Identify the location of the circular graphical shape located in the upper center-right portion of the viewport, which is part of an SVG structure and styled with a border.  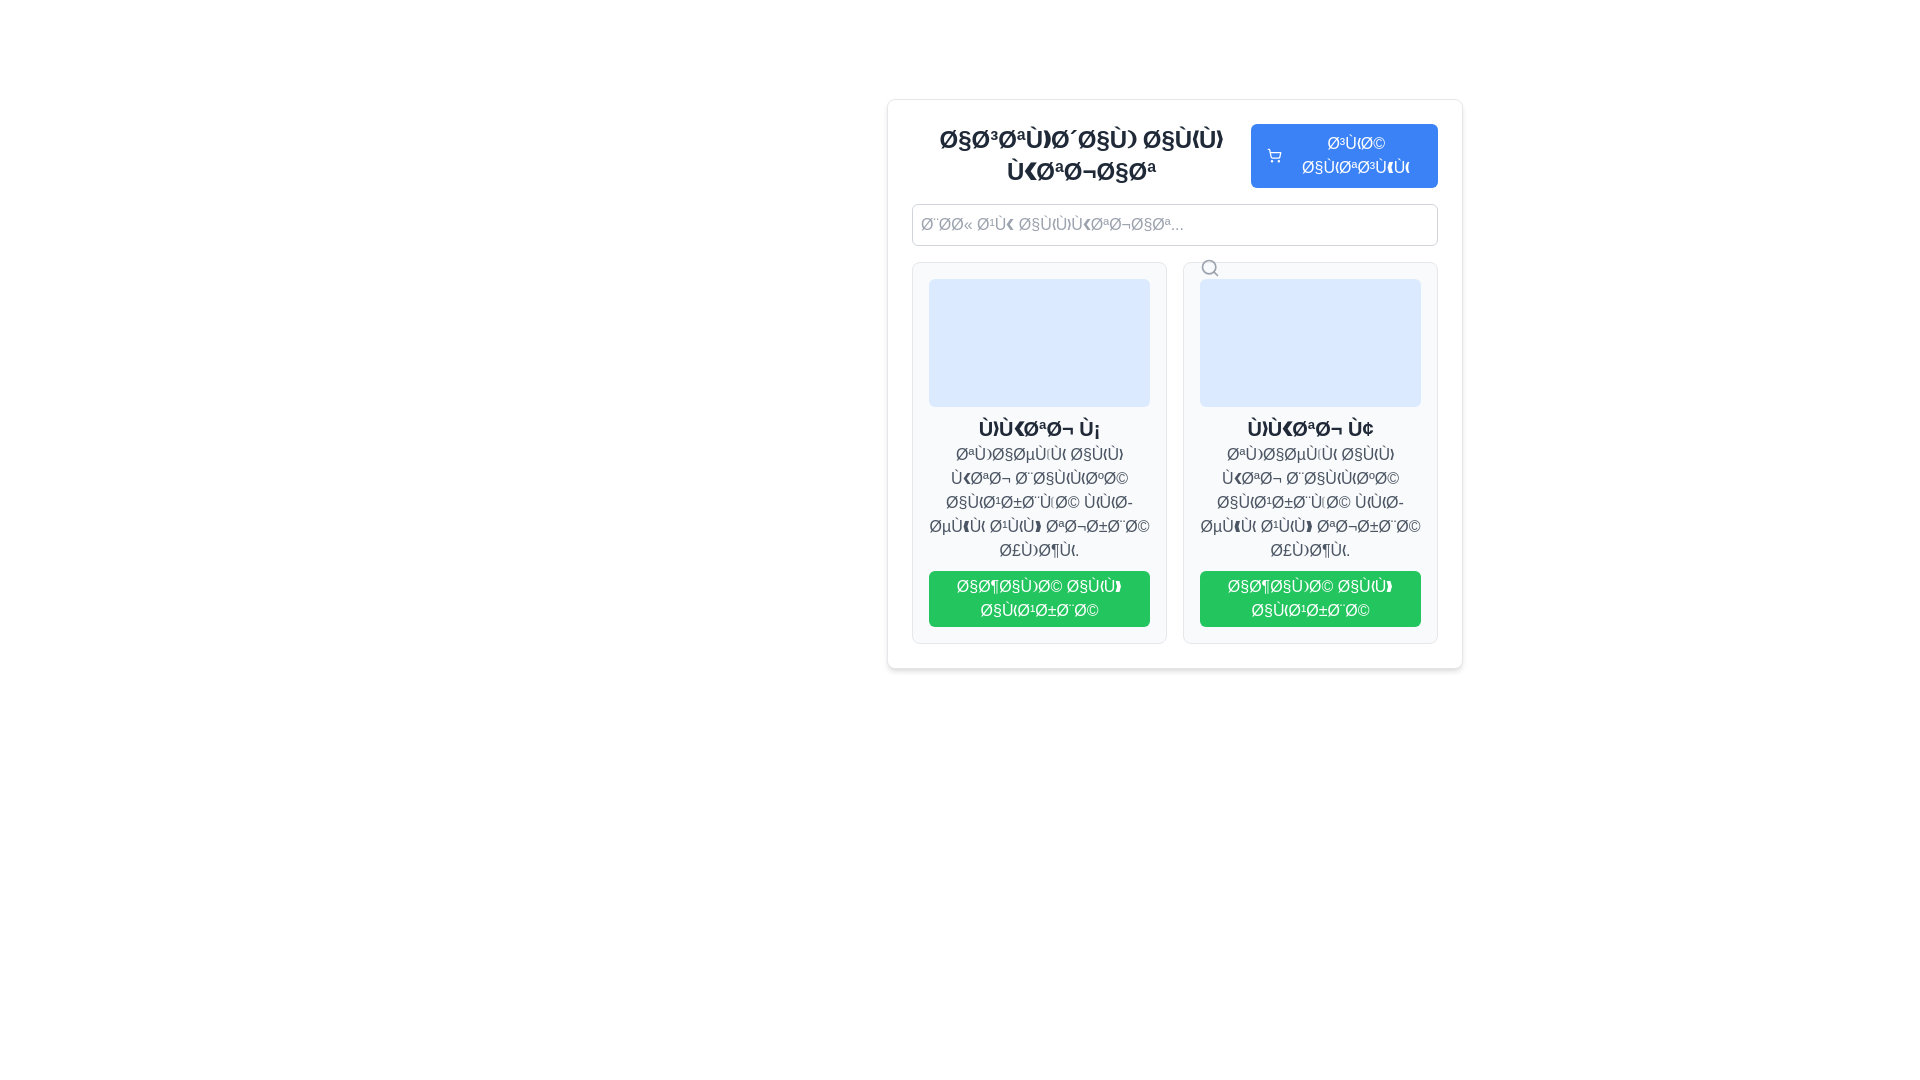
(1208, 266).